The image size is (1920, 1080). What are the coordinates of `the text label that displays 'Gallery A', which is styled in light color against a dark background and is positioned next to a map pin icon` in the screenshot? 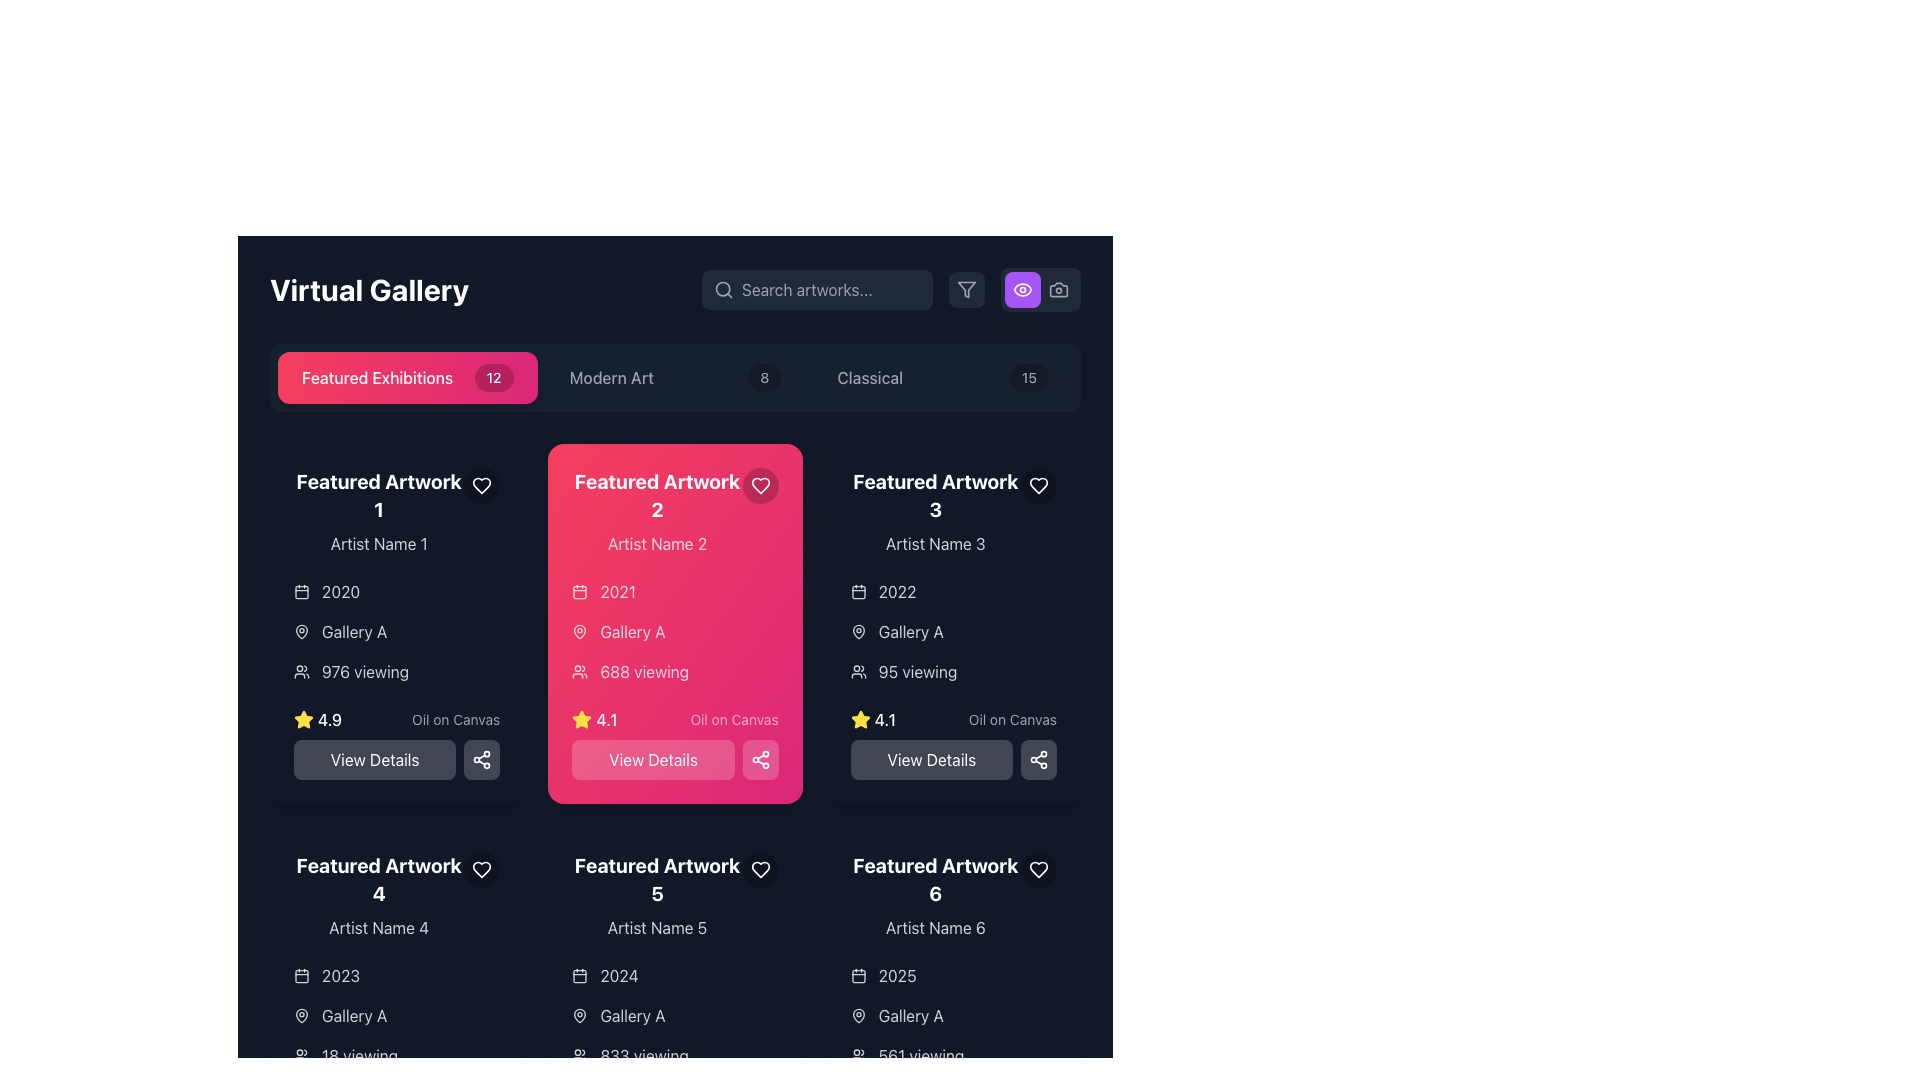 It's located at (354, 1015).